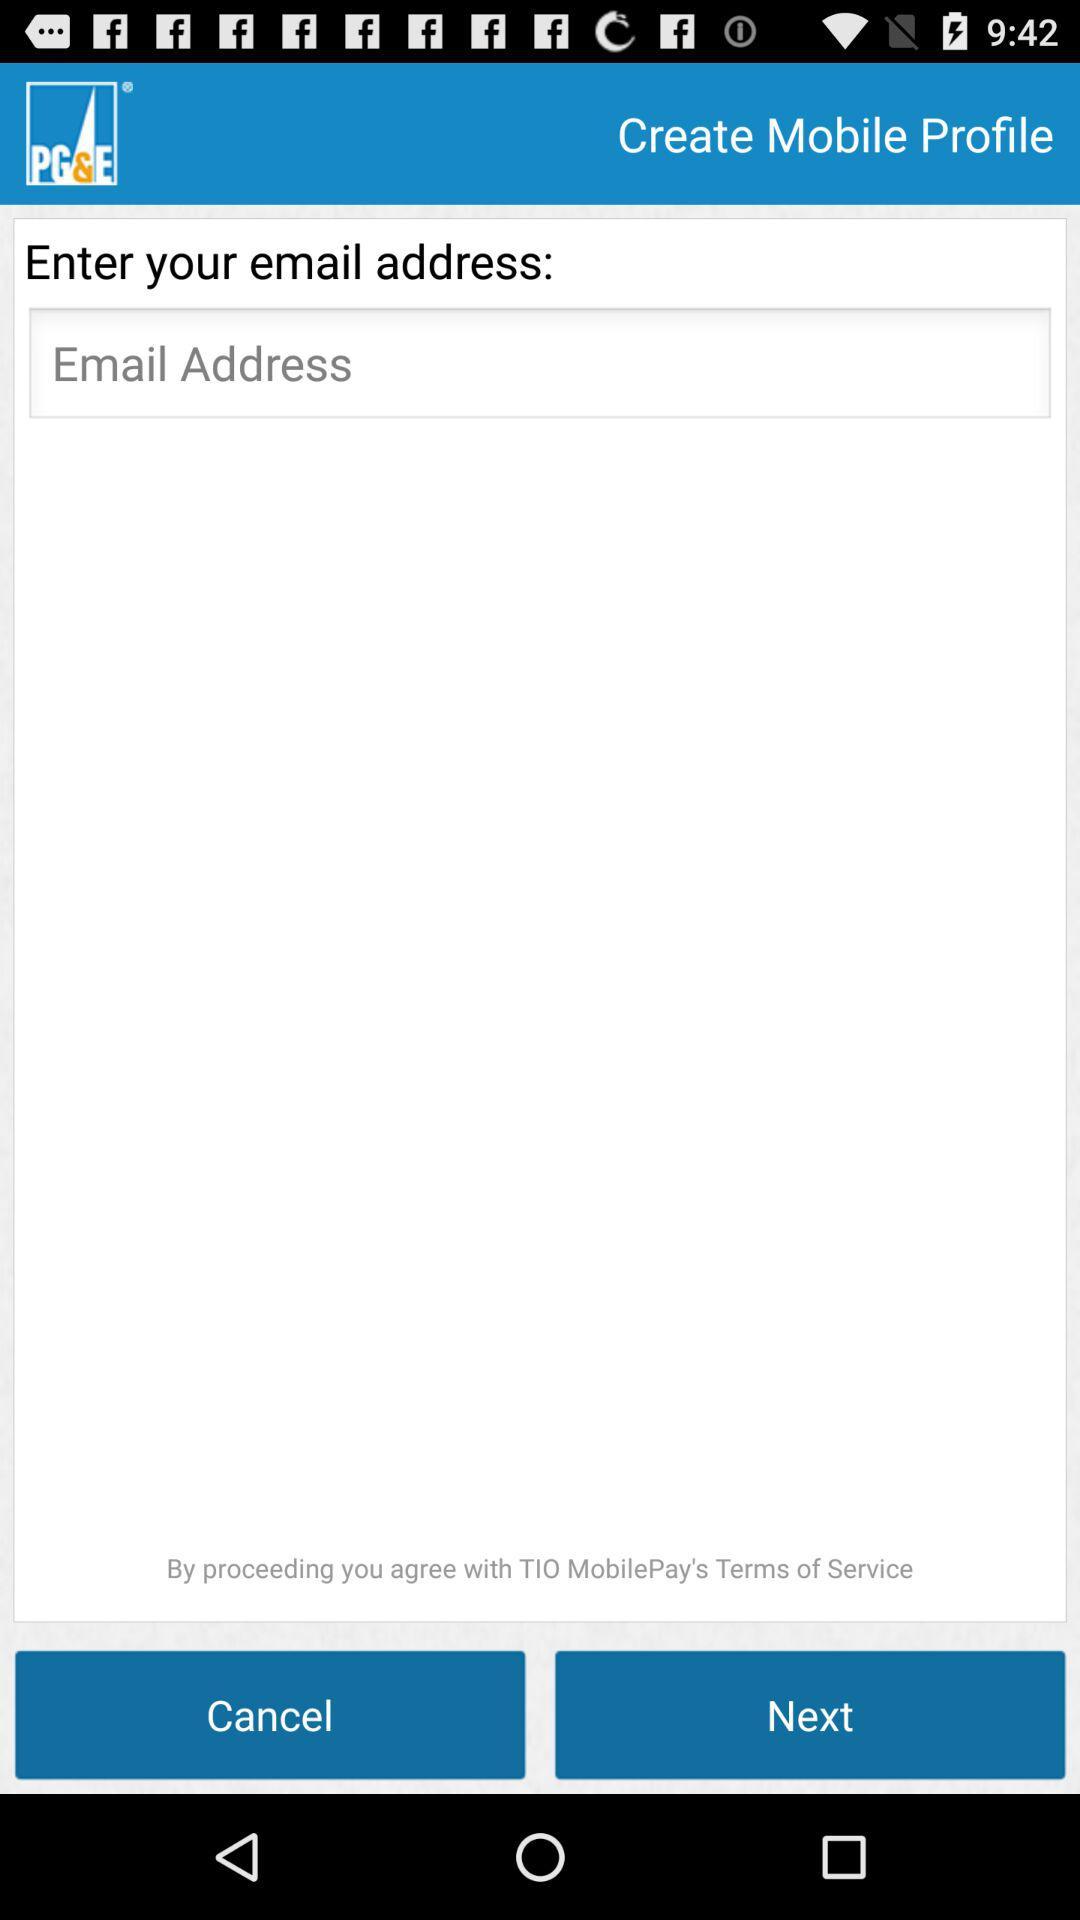 This screenshot has width=1080, height=1920. What do you see at coordinates (810, 1713) in the screenshot?
I see `the next button` at bounding box center [810, 1713].